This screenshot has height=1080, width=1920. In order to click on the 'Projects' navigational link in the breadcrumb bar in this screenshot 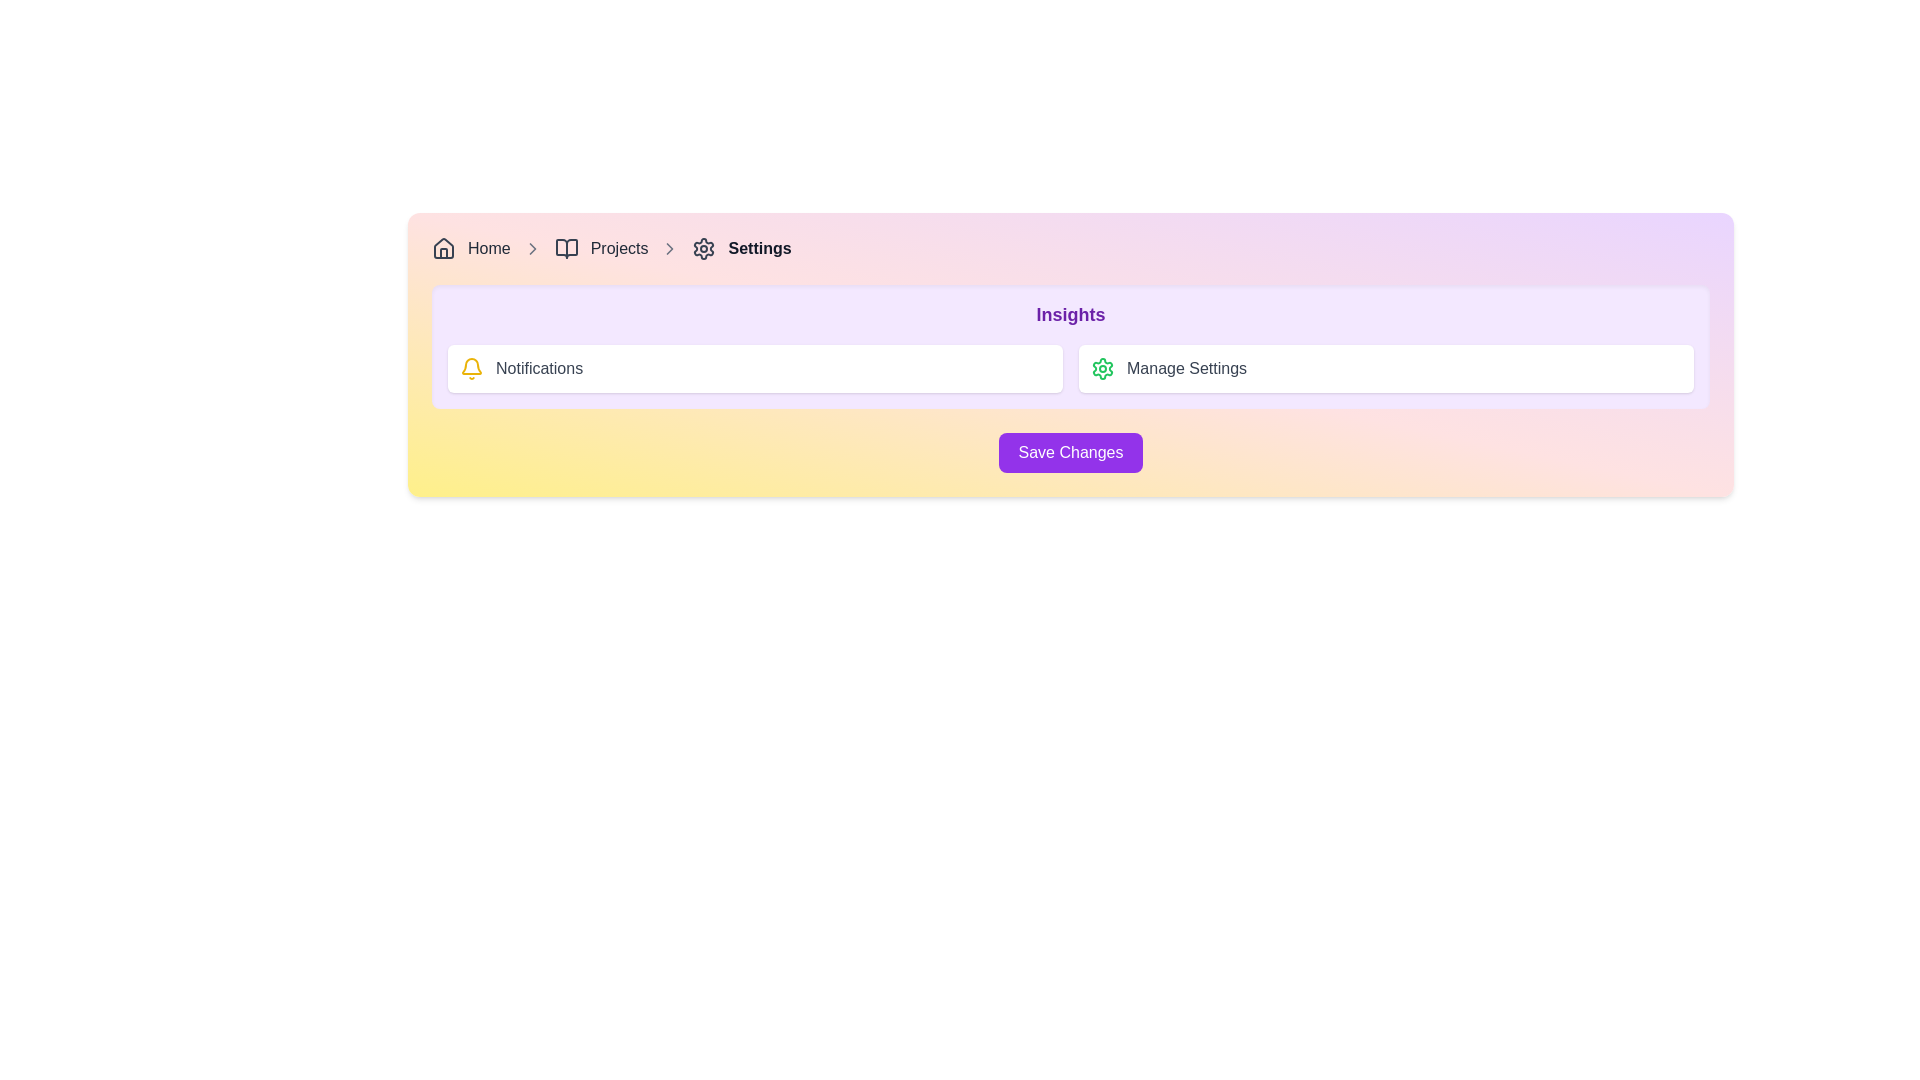, I will do `click(618, 248)`.